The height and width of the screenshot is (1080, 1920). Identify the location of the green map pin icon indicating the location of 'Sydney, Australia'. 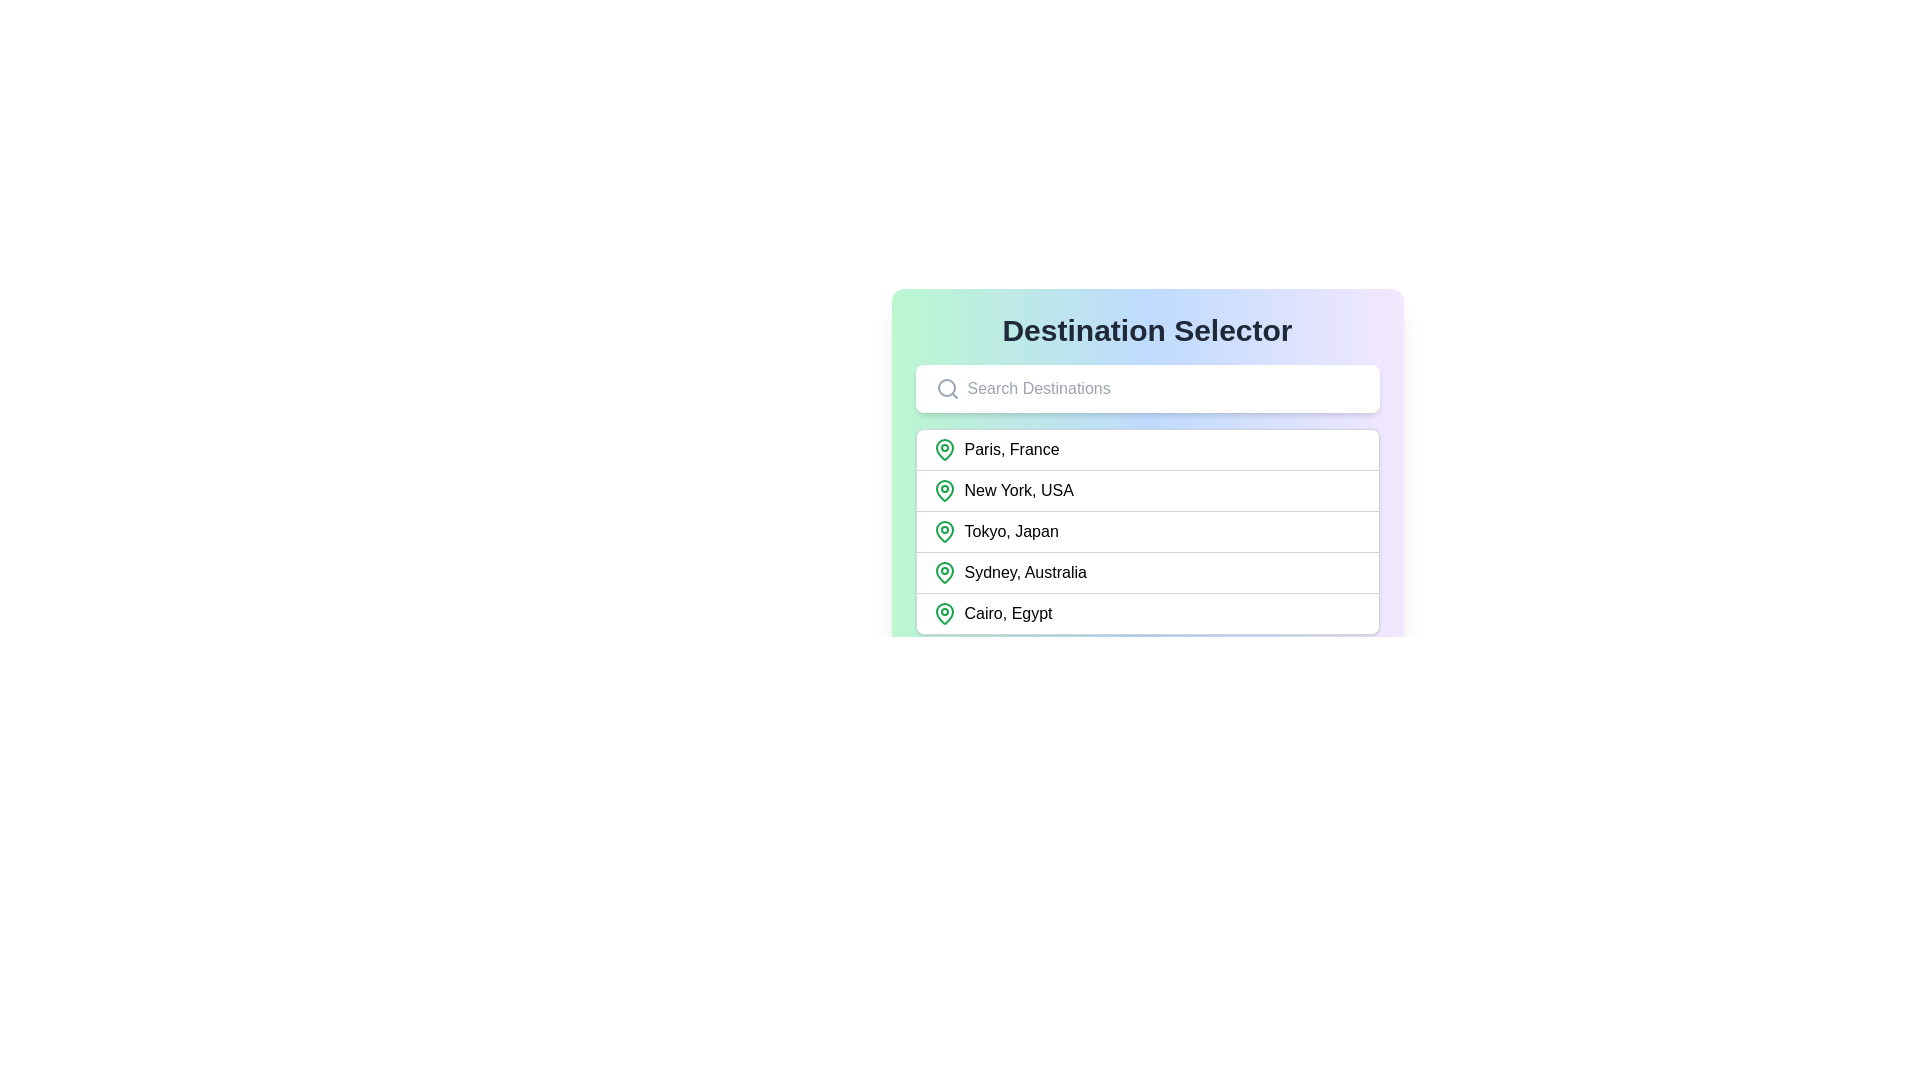
(943, 573).